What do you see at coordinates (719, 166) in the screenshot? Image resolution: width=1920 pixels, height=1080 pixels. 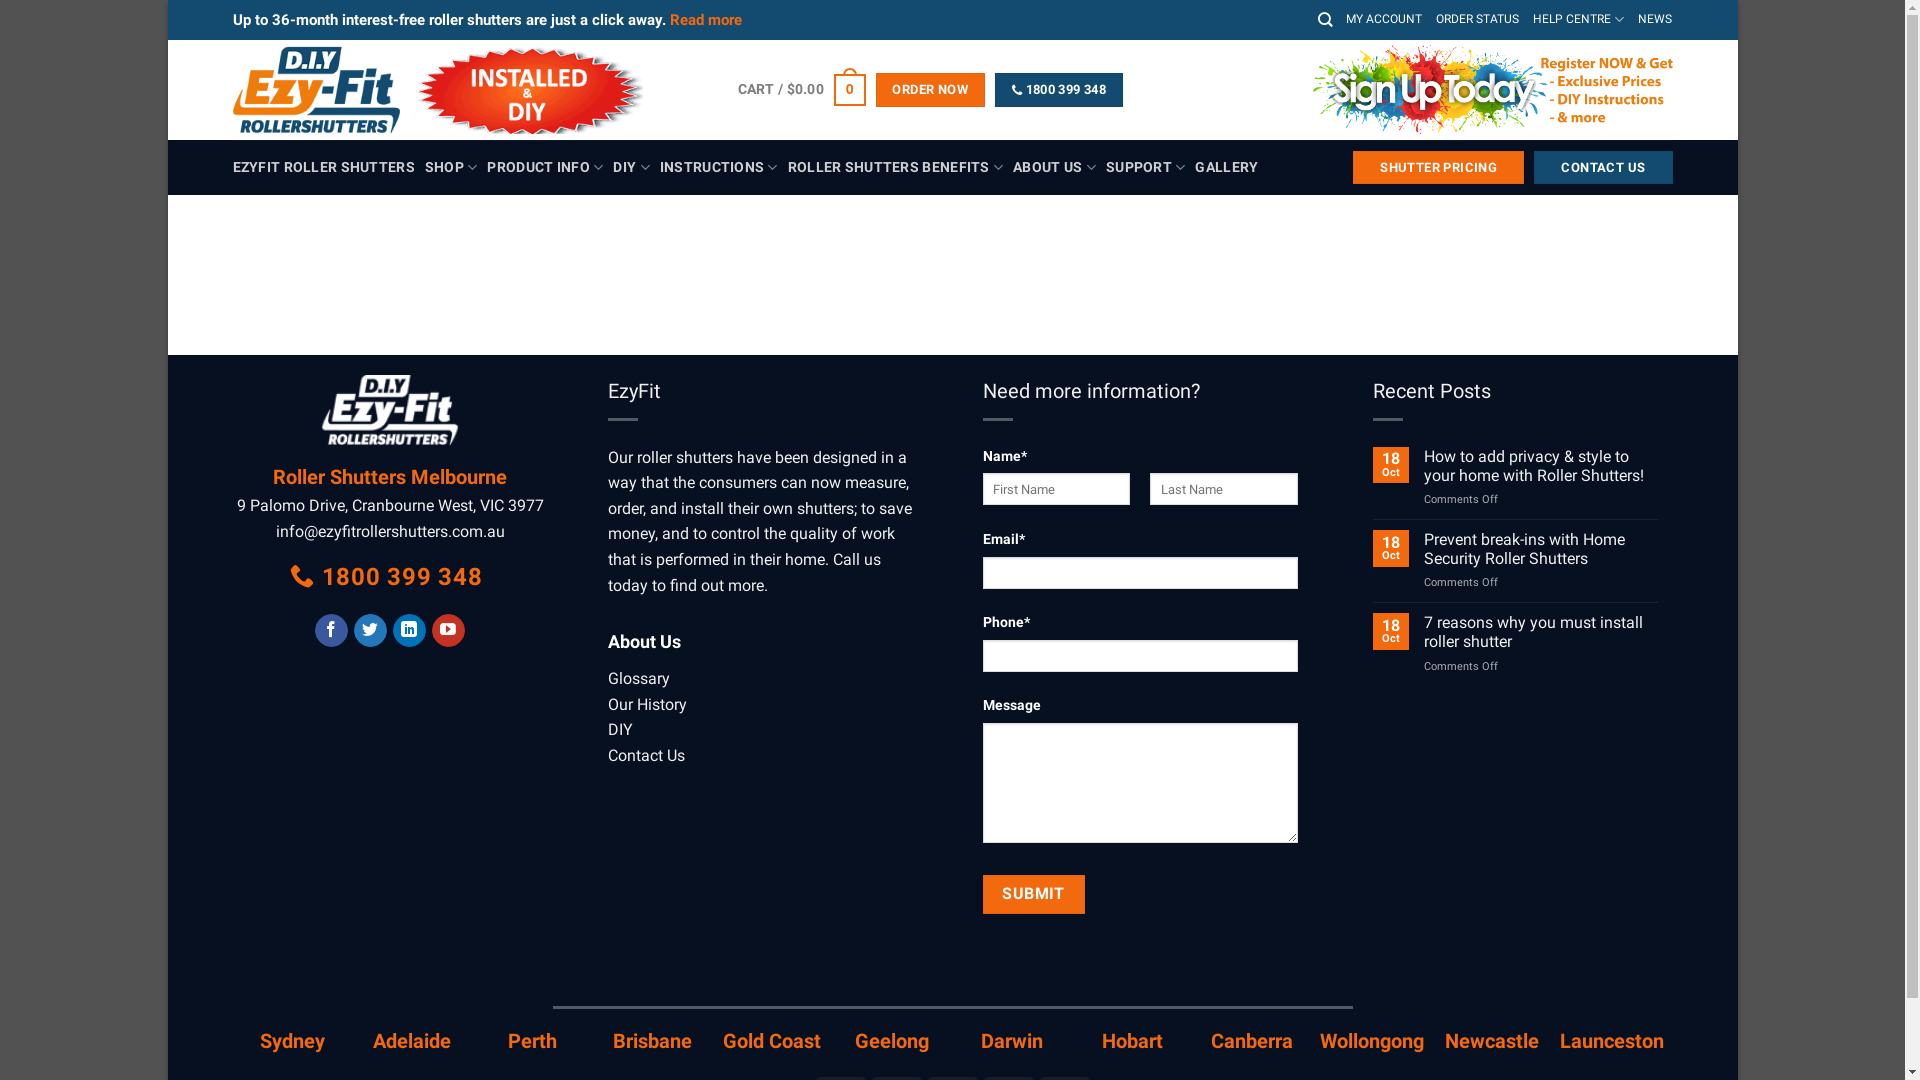 I see `'INSTRUCTIONS'` at bounding box center [719, 166].